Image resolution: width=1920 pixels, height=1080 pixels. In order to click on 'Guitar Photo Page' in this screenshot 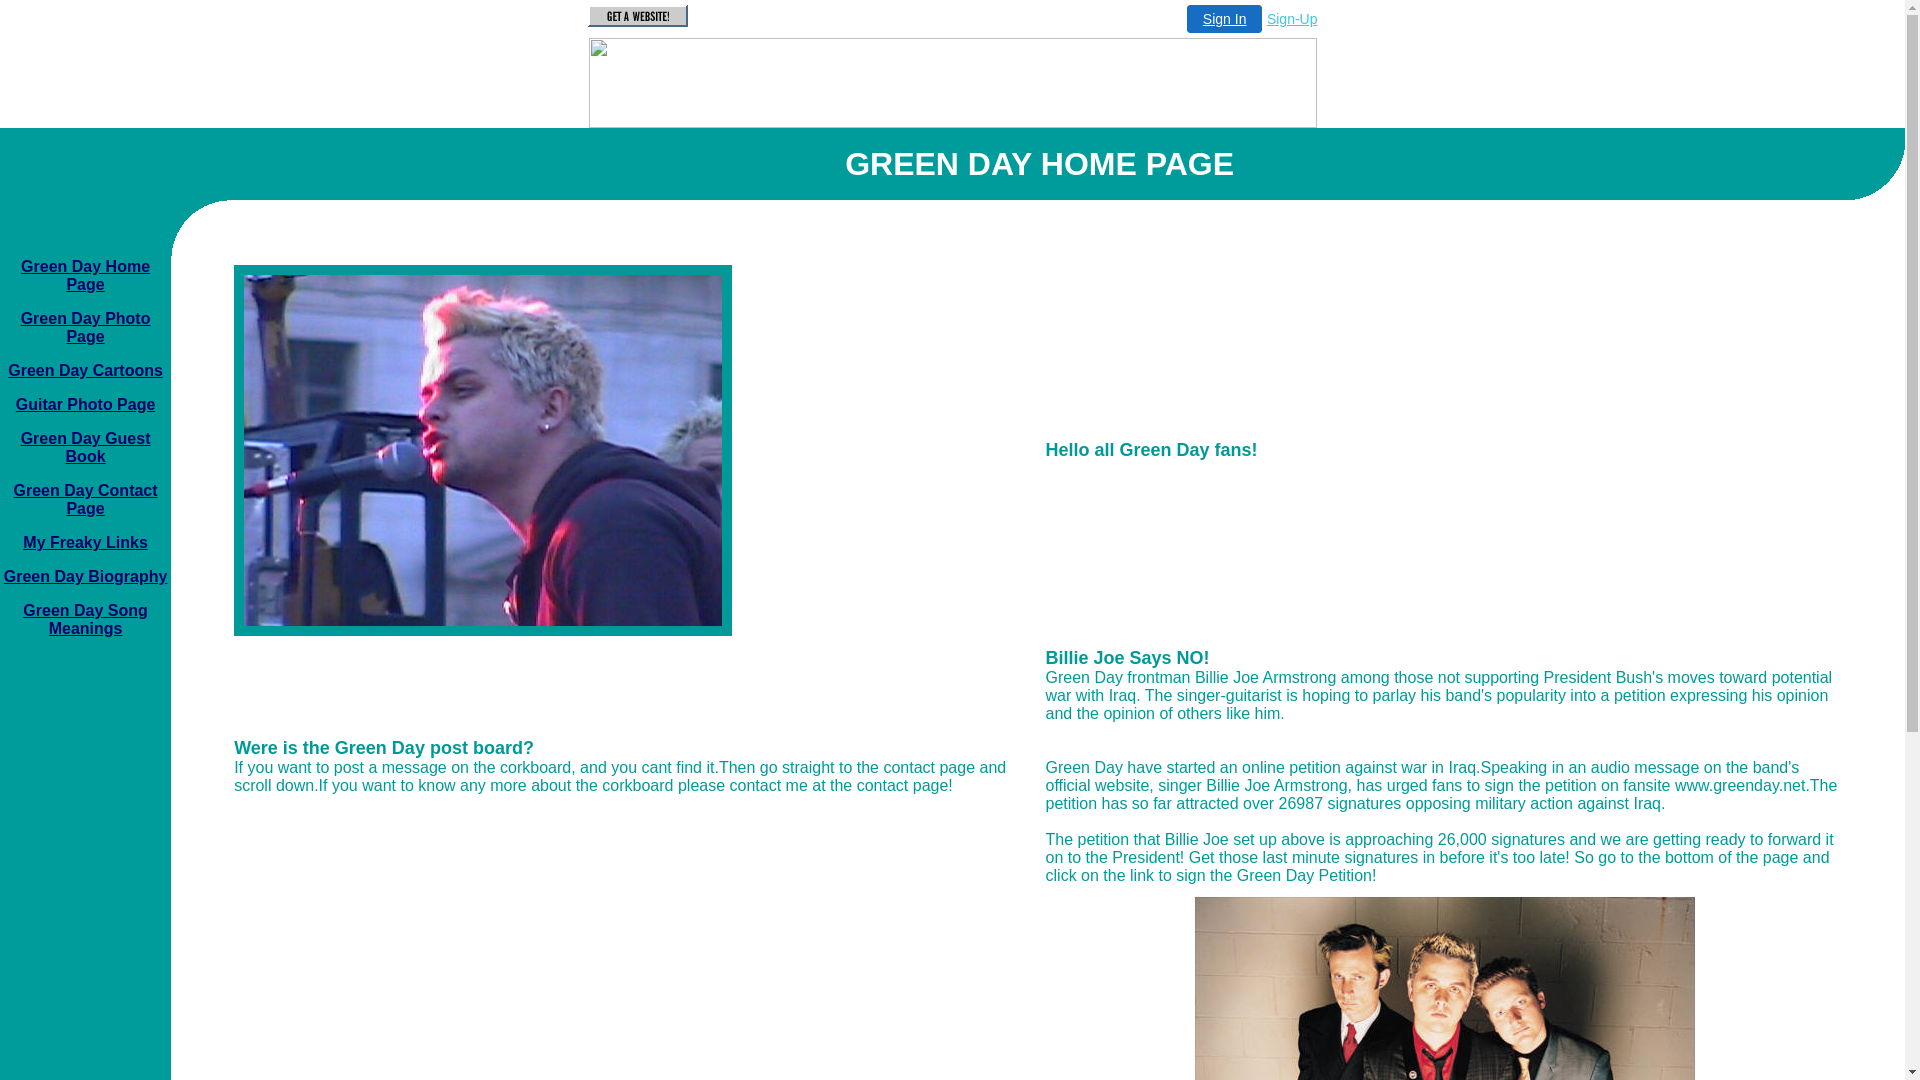, I will do `click(85, 404)`.